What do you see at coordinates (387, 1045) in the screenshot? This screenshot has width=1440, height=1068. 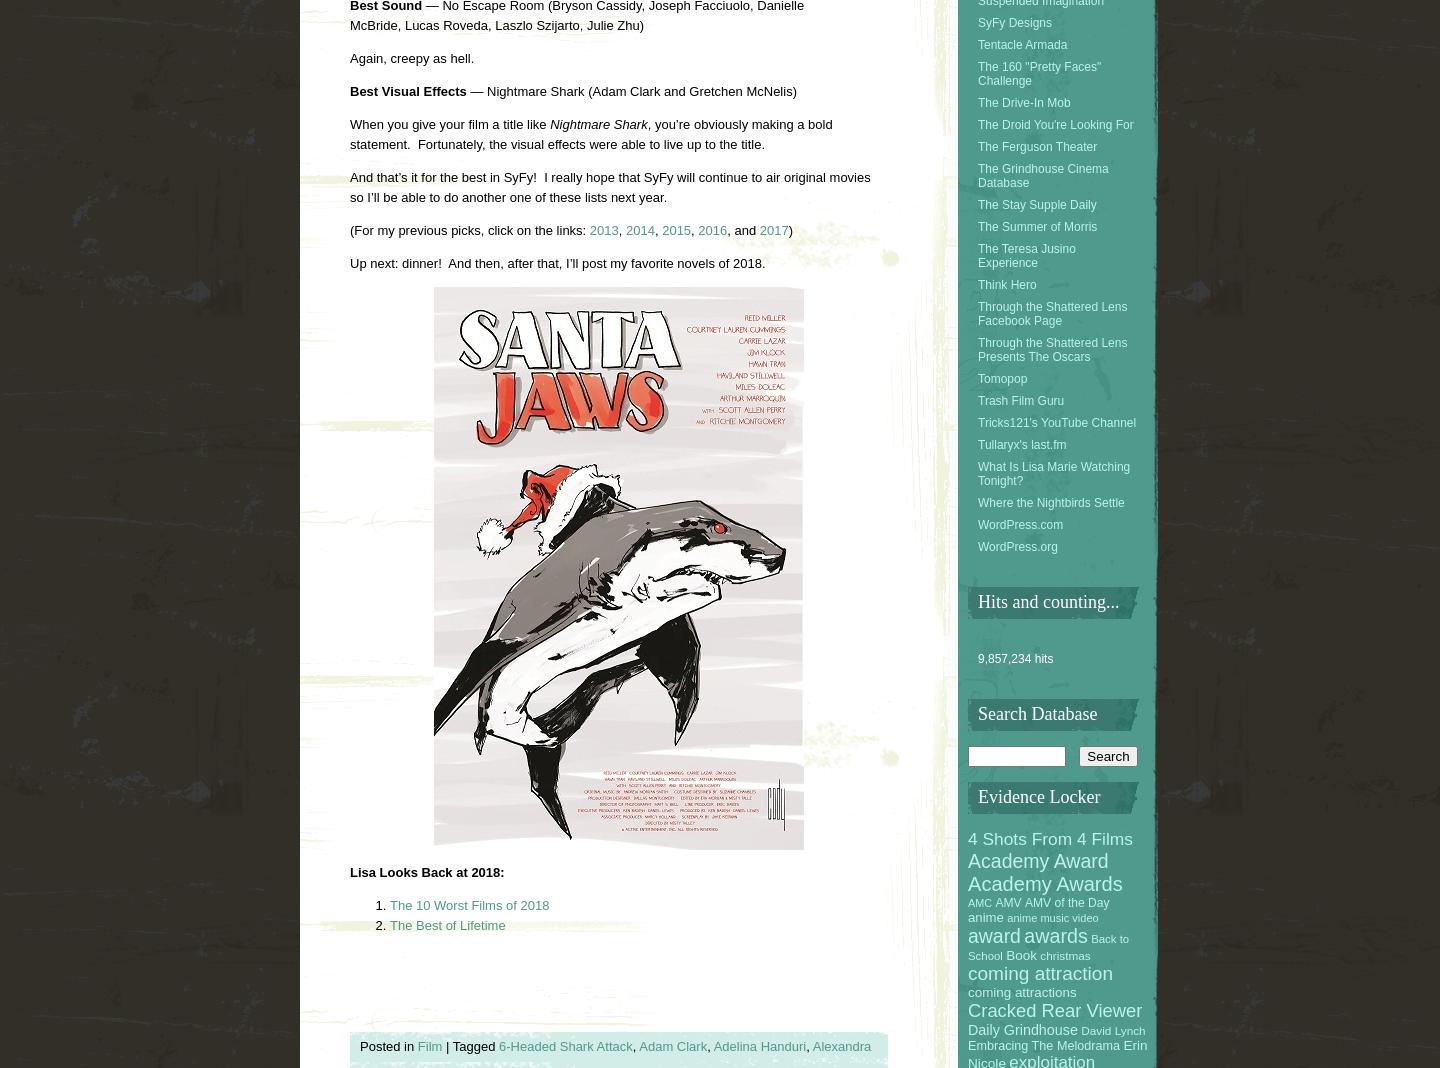 I see `'Posted in'` at bounding box center [387, 1045].